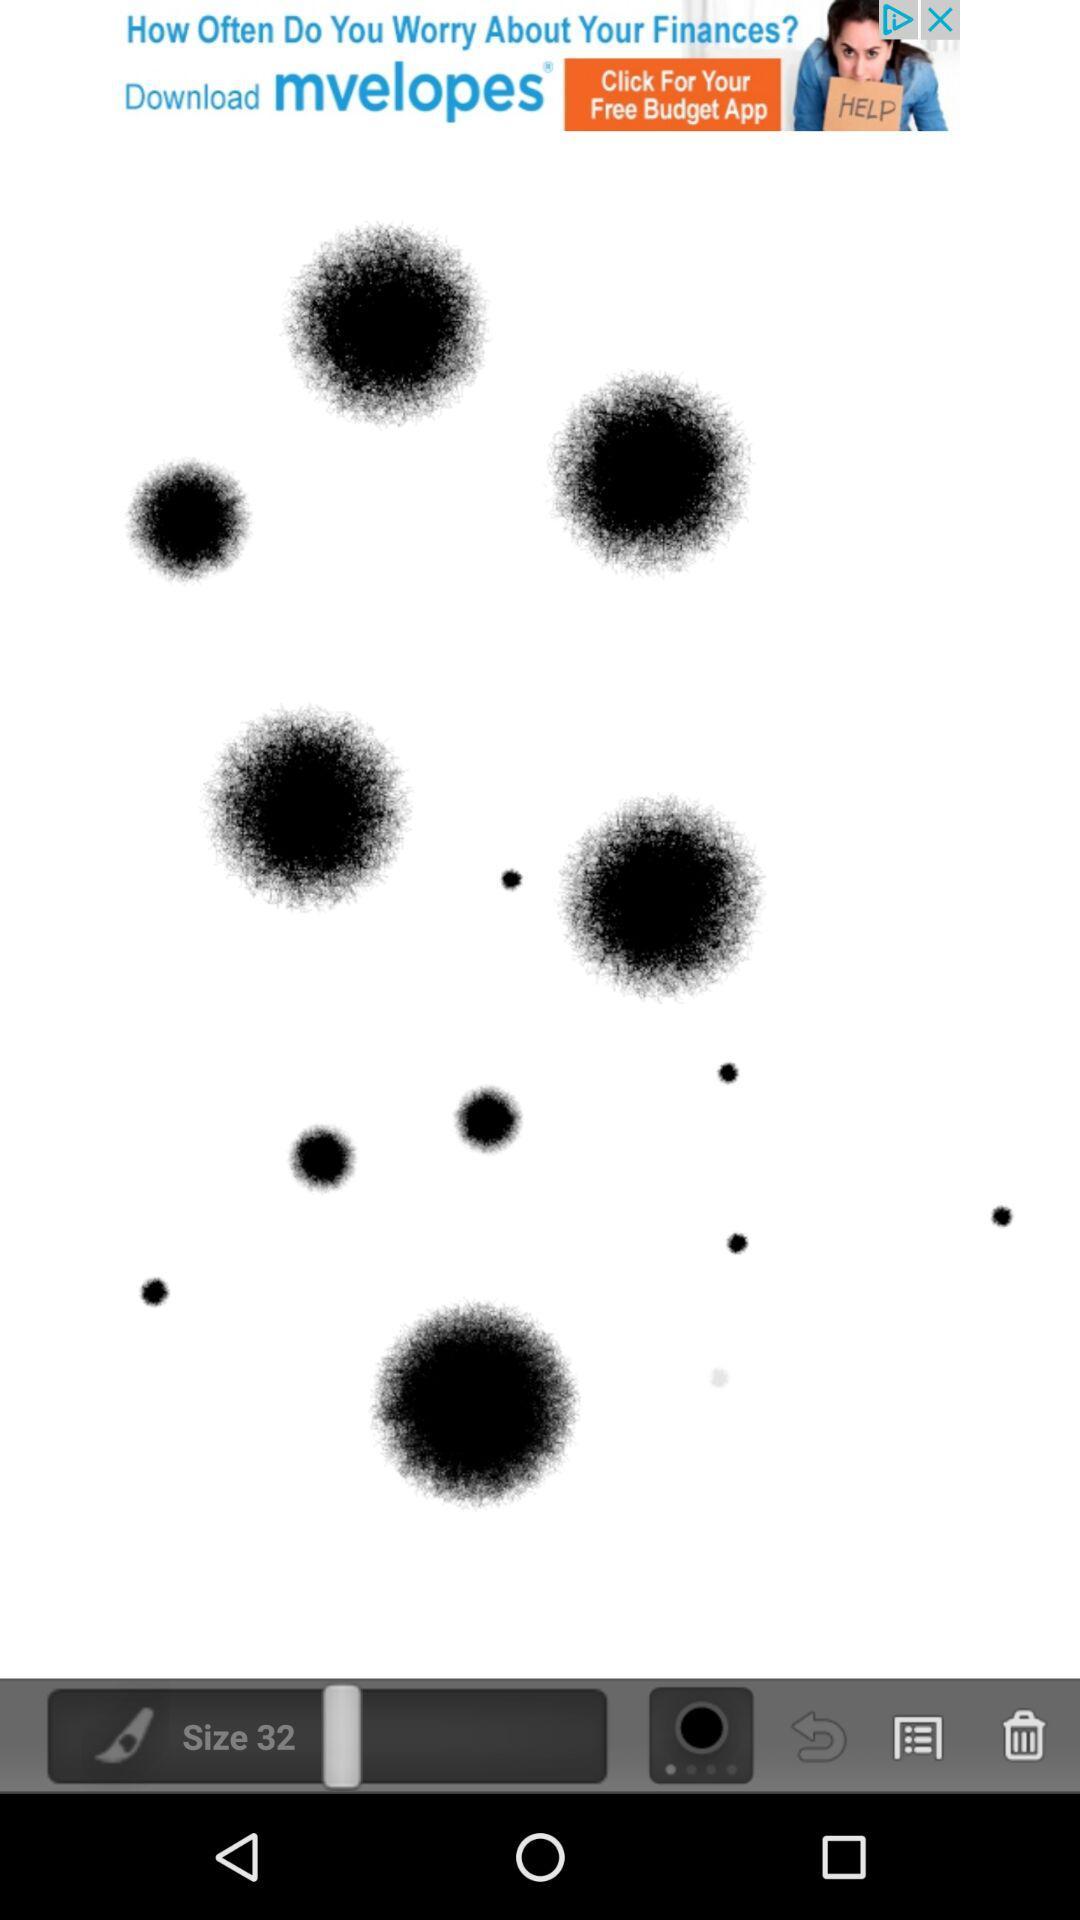  What do you see at coordinates (816, 1857) in the screenshot?
I see `the undo icon` at bounding box center [816, 1857].